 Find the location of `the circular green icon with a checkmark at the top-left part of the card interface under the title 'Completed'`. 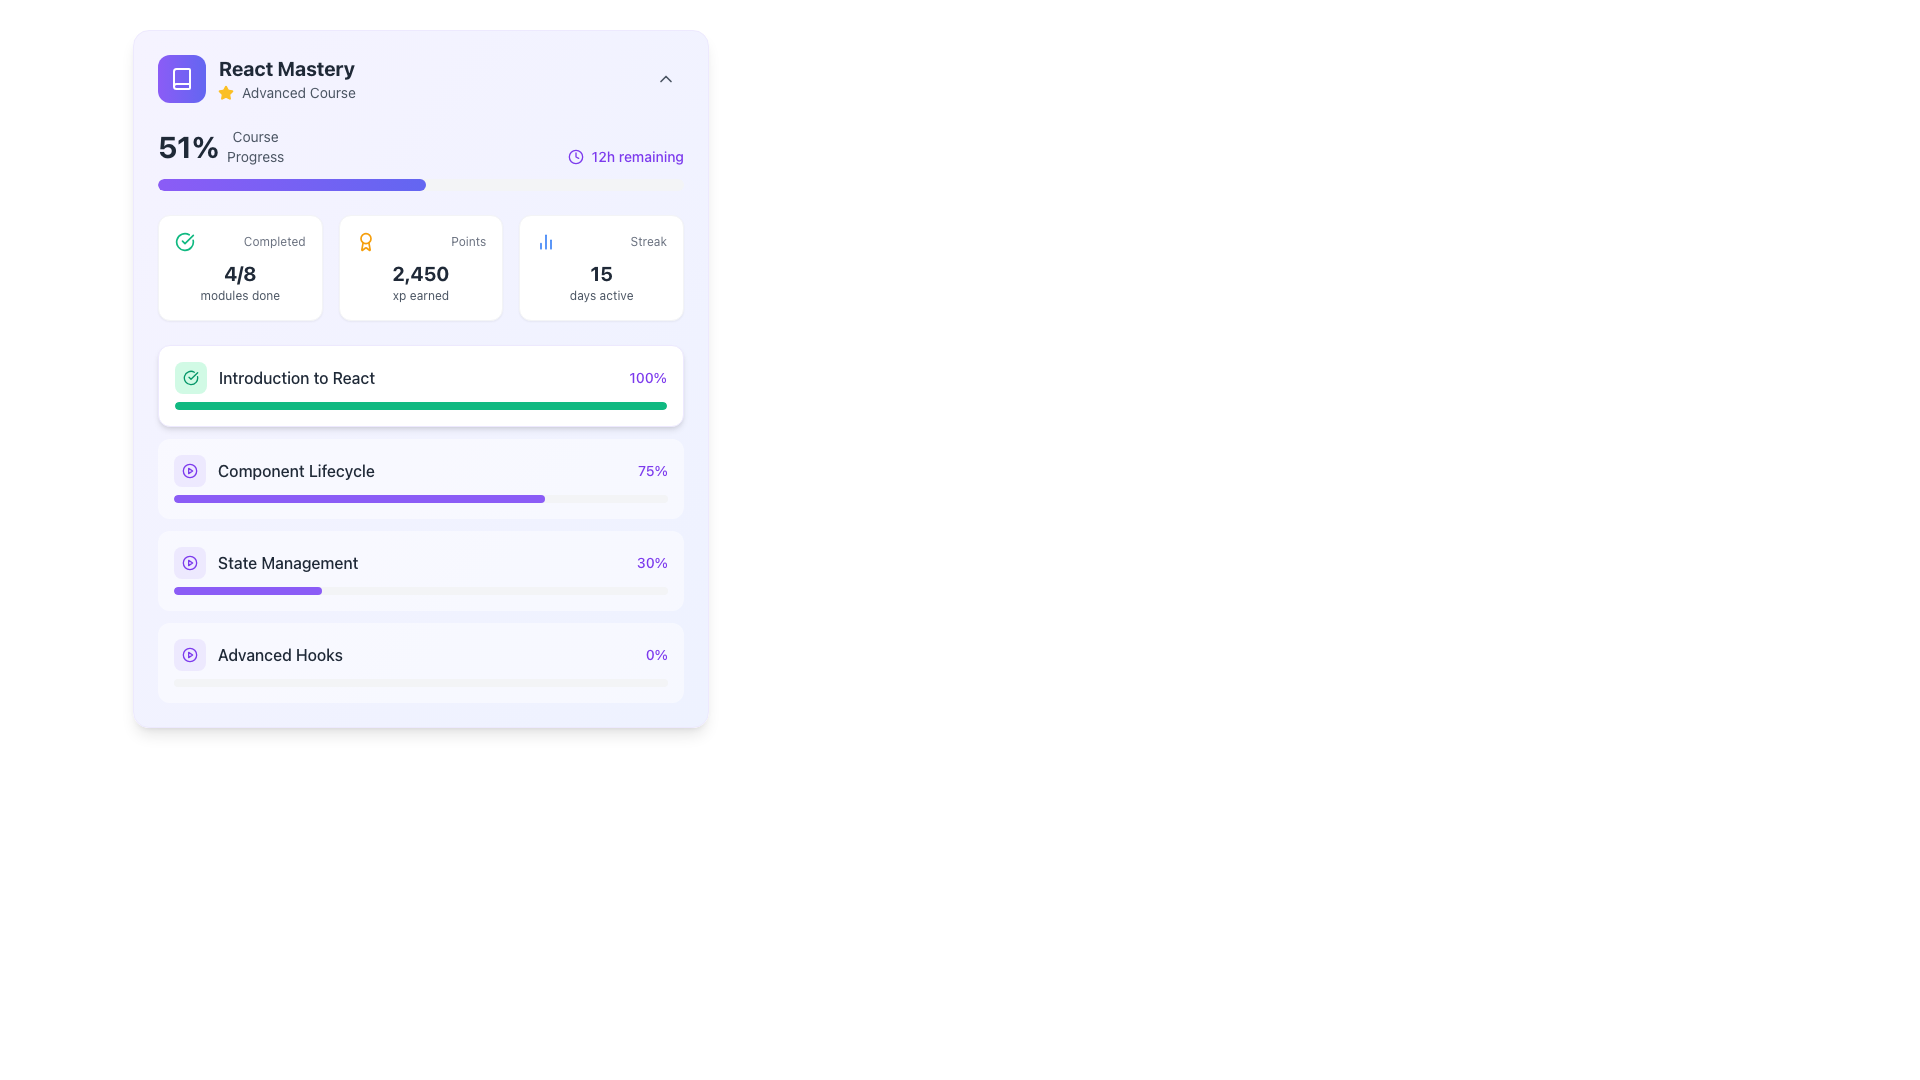

the circular green icon with a checkmark at the top-left part of the card interface under the title 'Completed' is located at coordinates (185, 241).